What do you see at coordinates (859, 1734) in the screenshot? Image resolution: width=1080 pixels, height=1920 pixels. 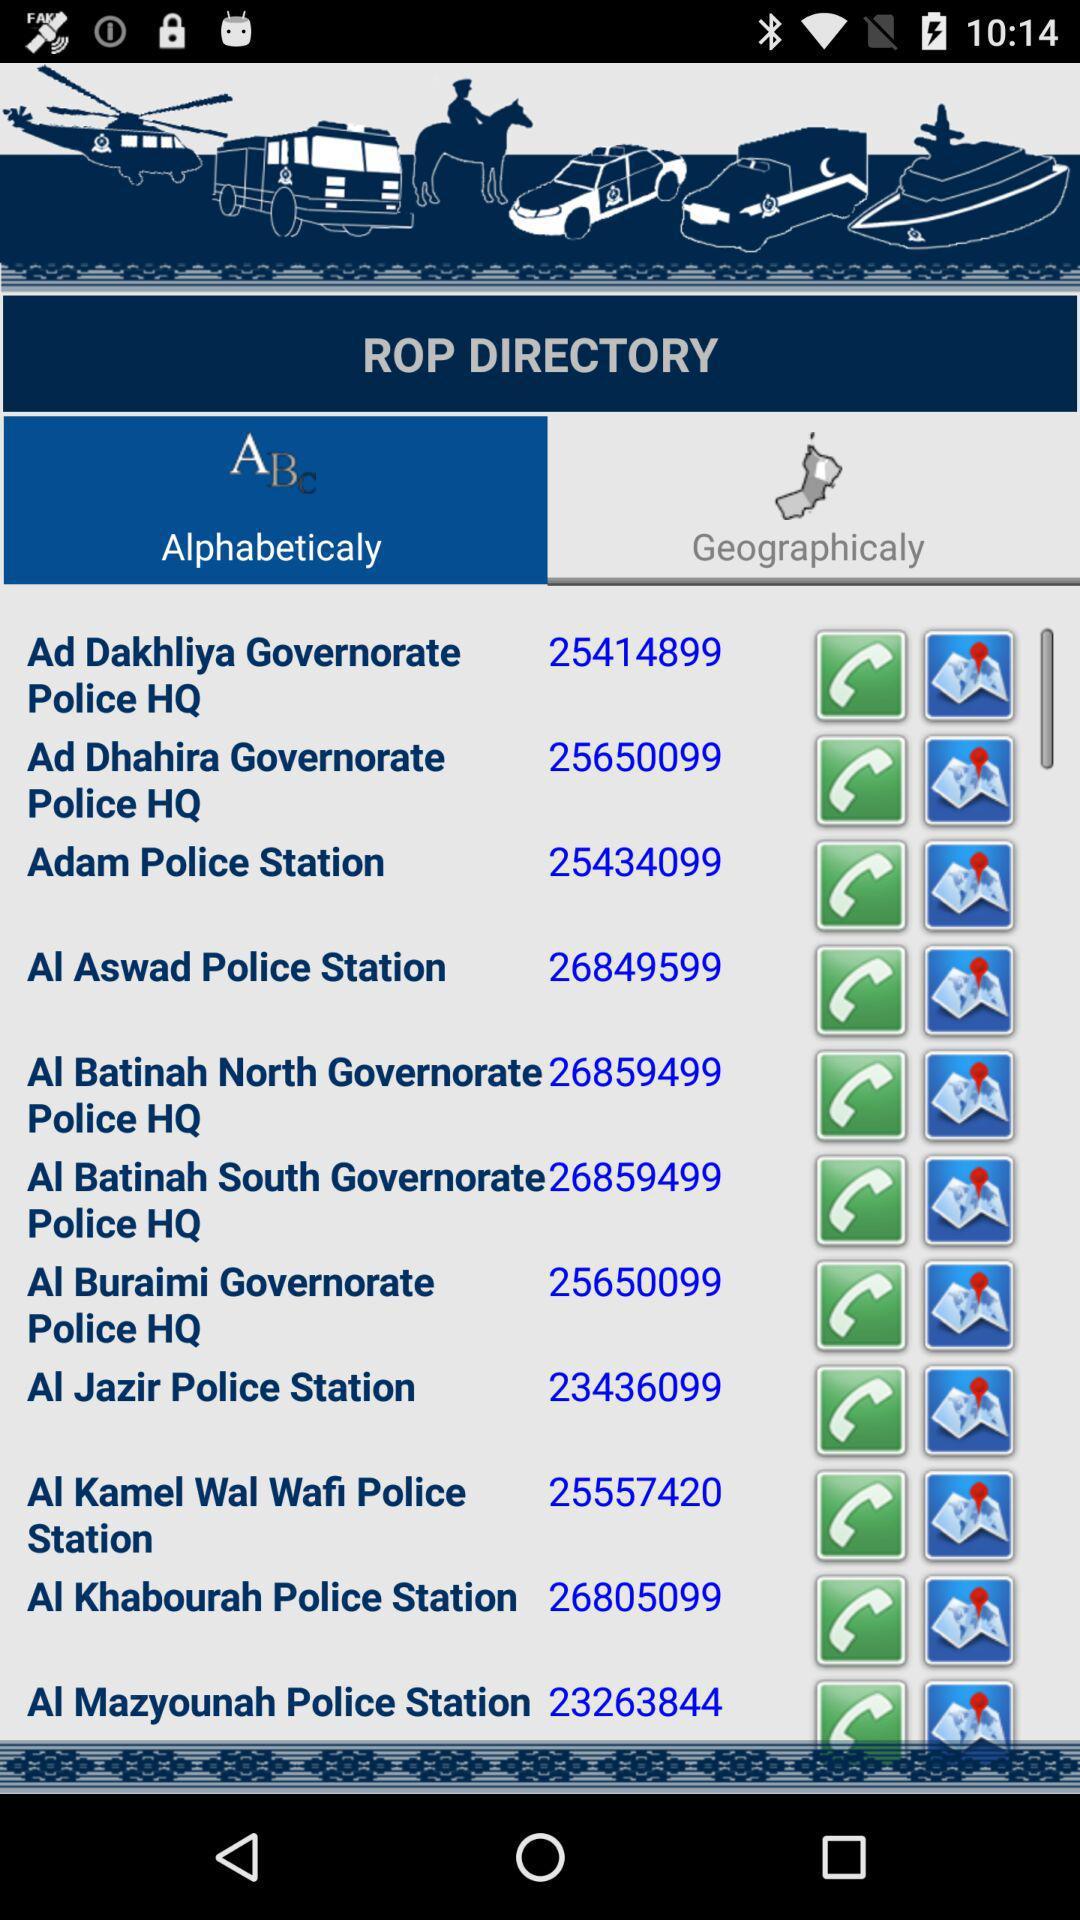 I see `the call icon` at bounding box center [859, 1734].